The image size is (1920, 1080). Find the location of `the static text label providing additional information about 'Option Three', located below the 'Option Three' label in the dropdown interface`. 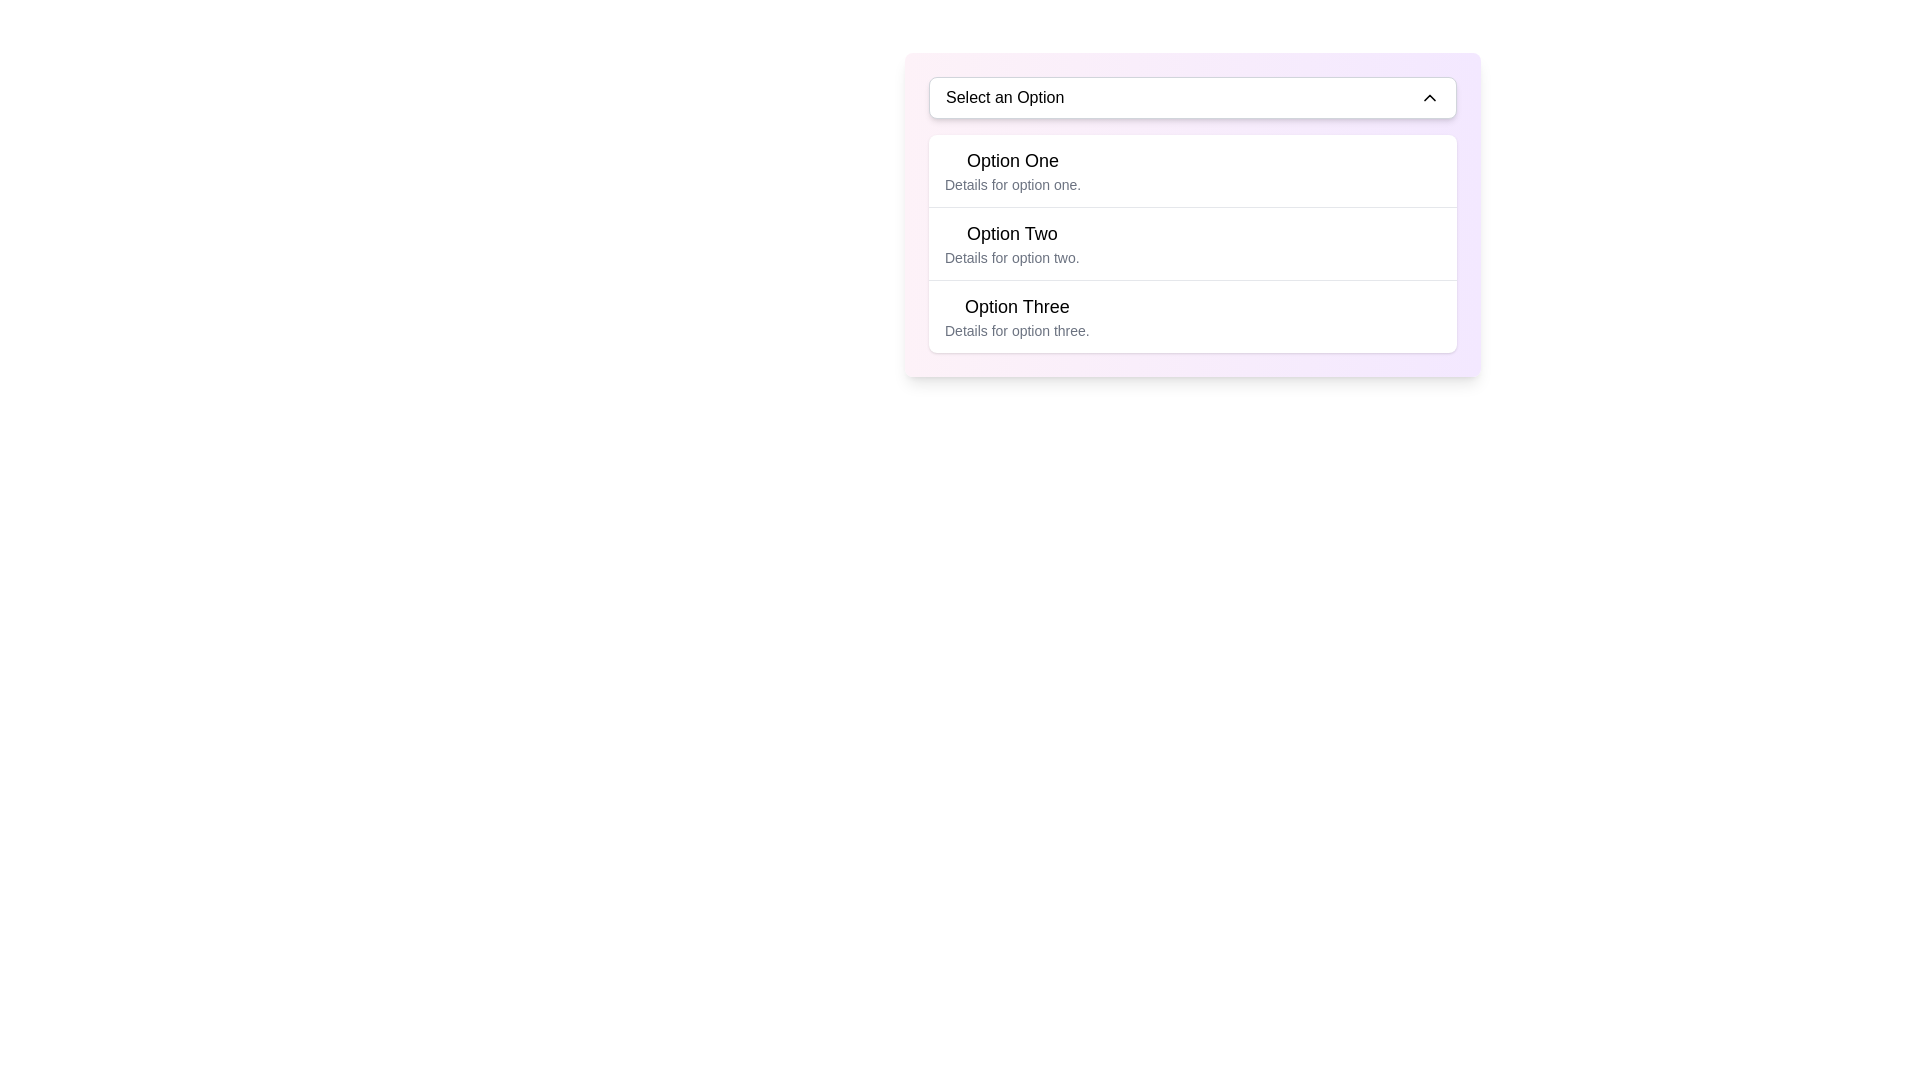

the static text label providing additional information about 'Option Three', located below the 'Option Three' label in the dropdown interface is located at coordinates (1017, 330).